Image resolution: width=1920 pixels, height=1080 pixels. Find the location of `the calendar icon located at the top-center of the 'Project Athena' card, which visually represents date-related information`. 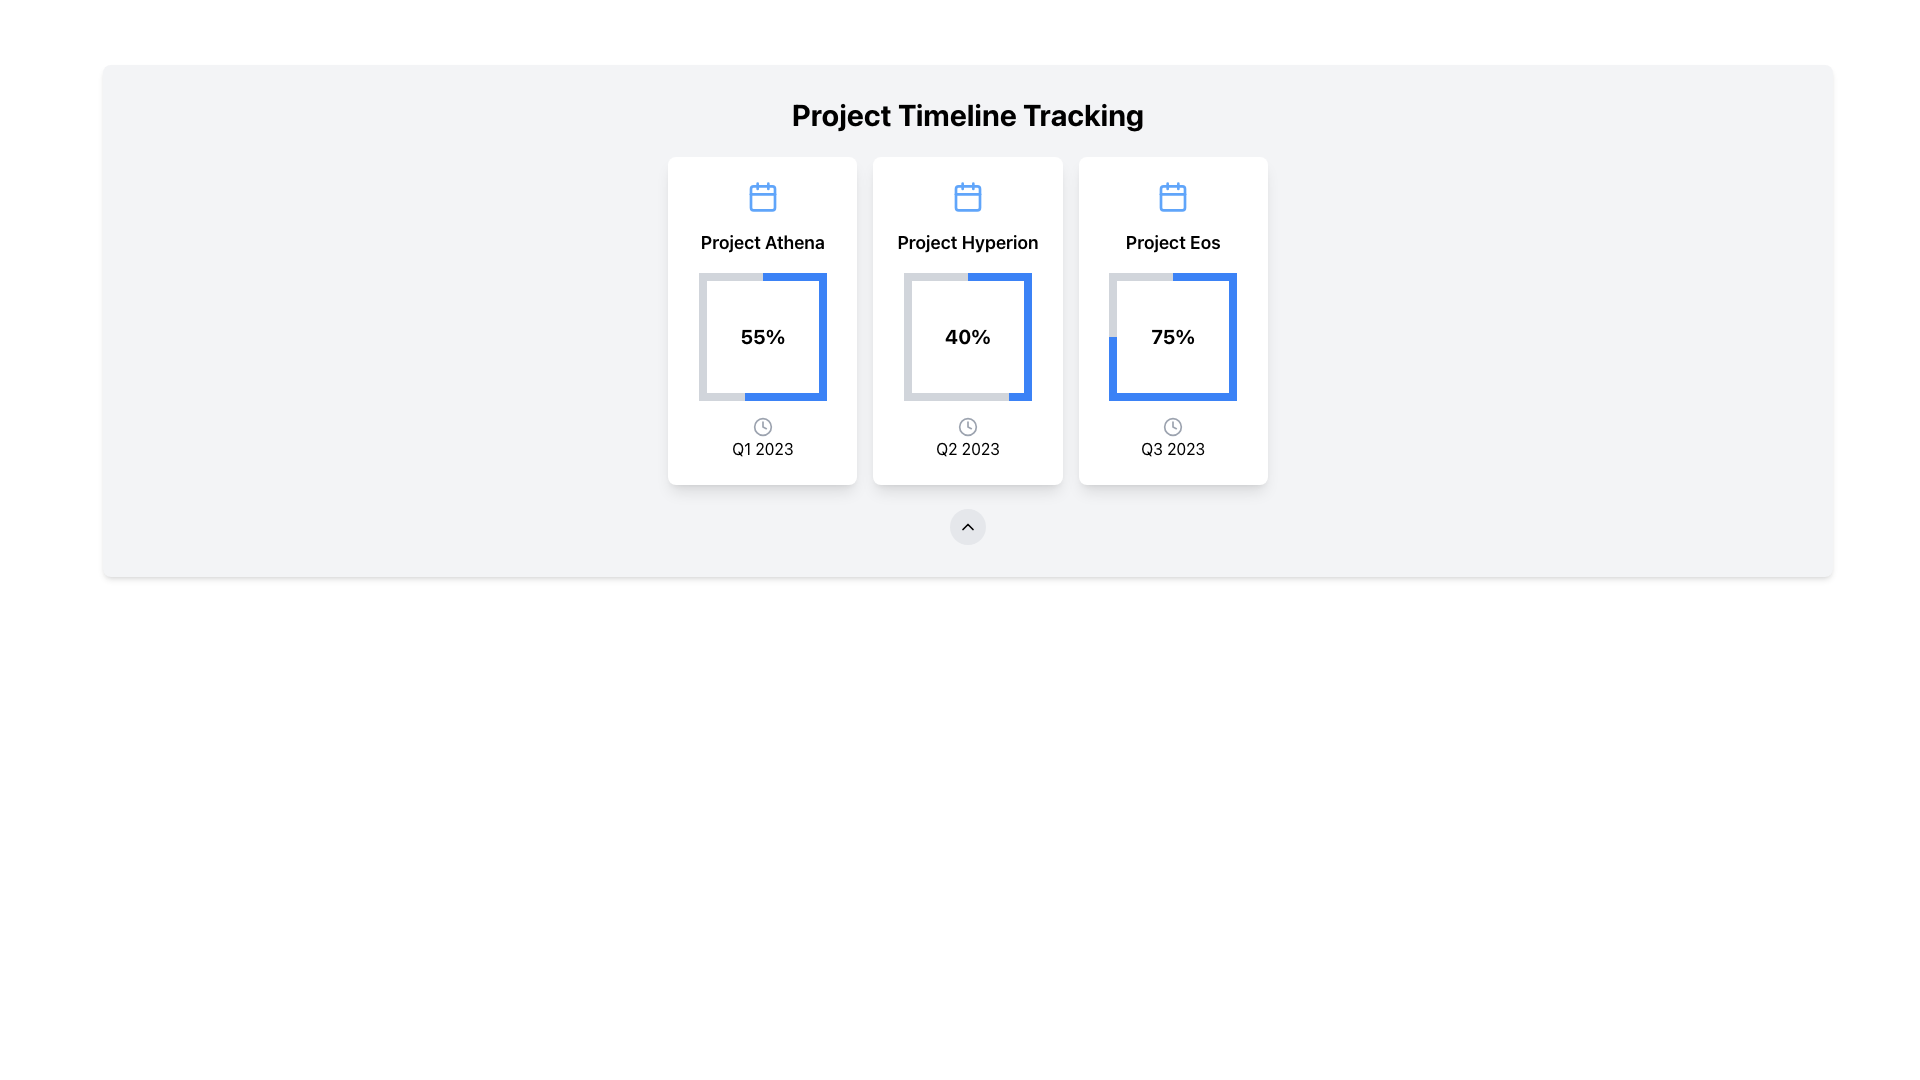

the calendar icon located at the top-center of the 'Project Athena' card, which visually represents date-related information is located at coordinates (761, 196).